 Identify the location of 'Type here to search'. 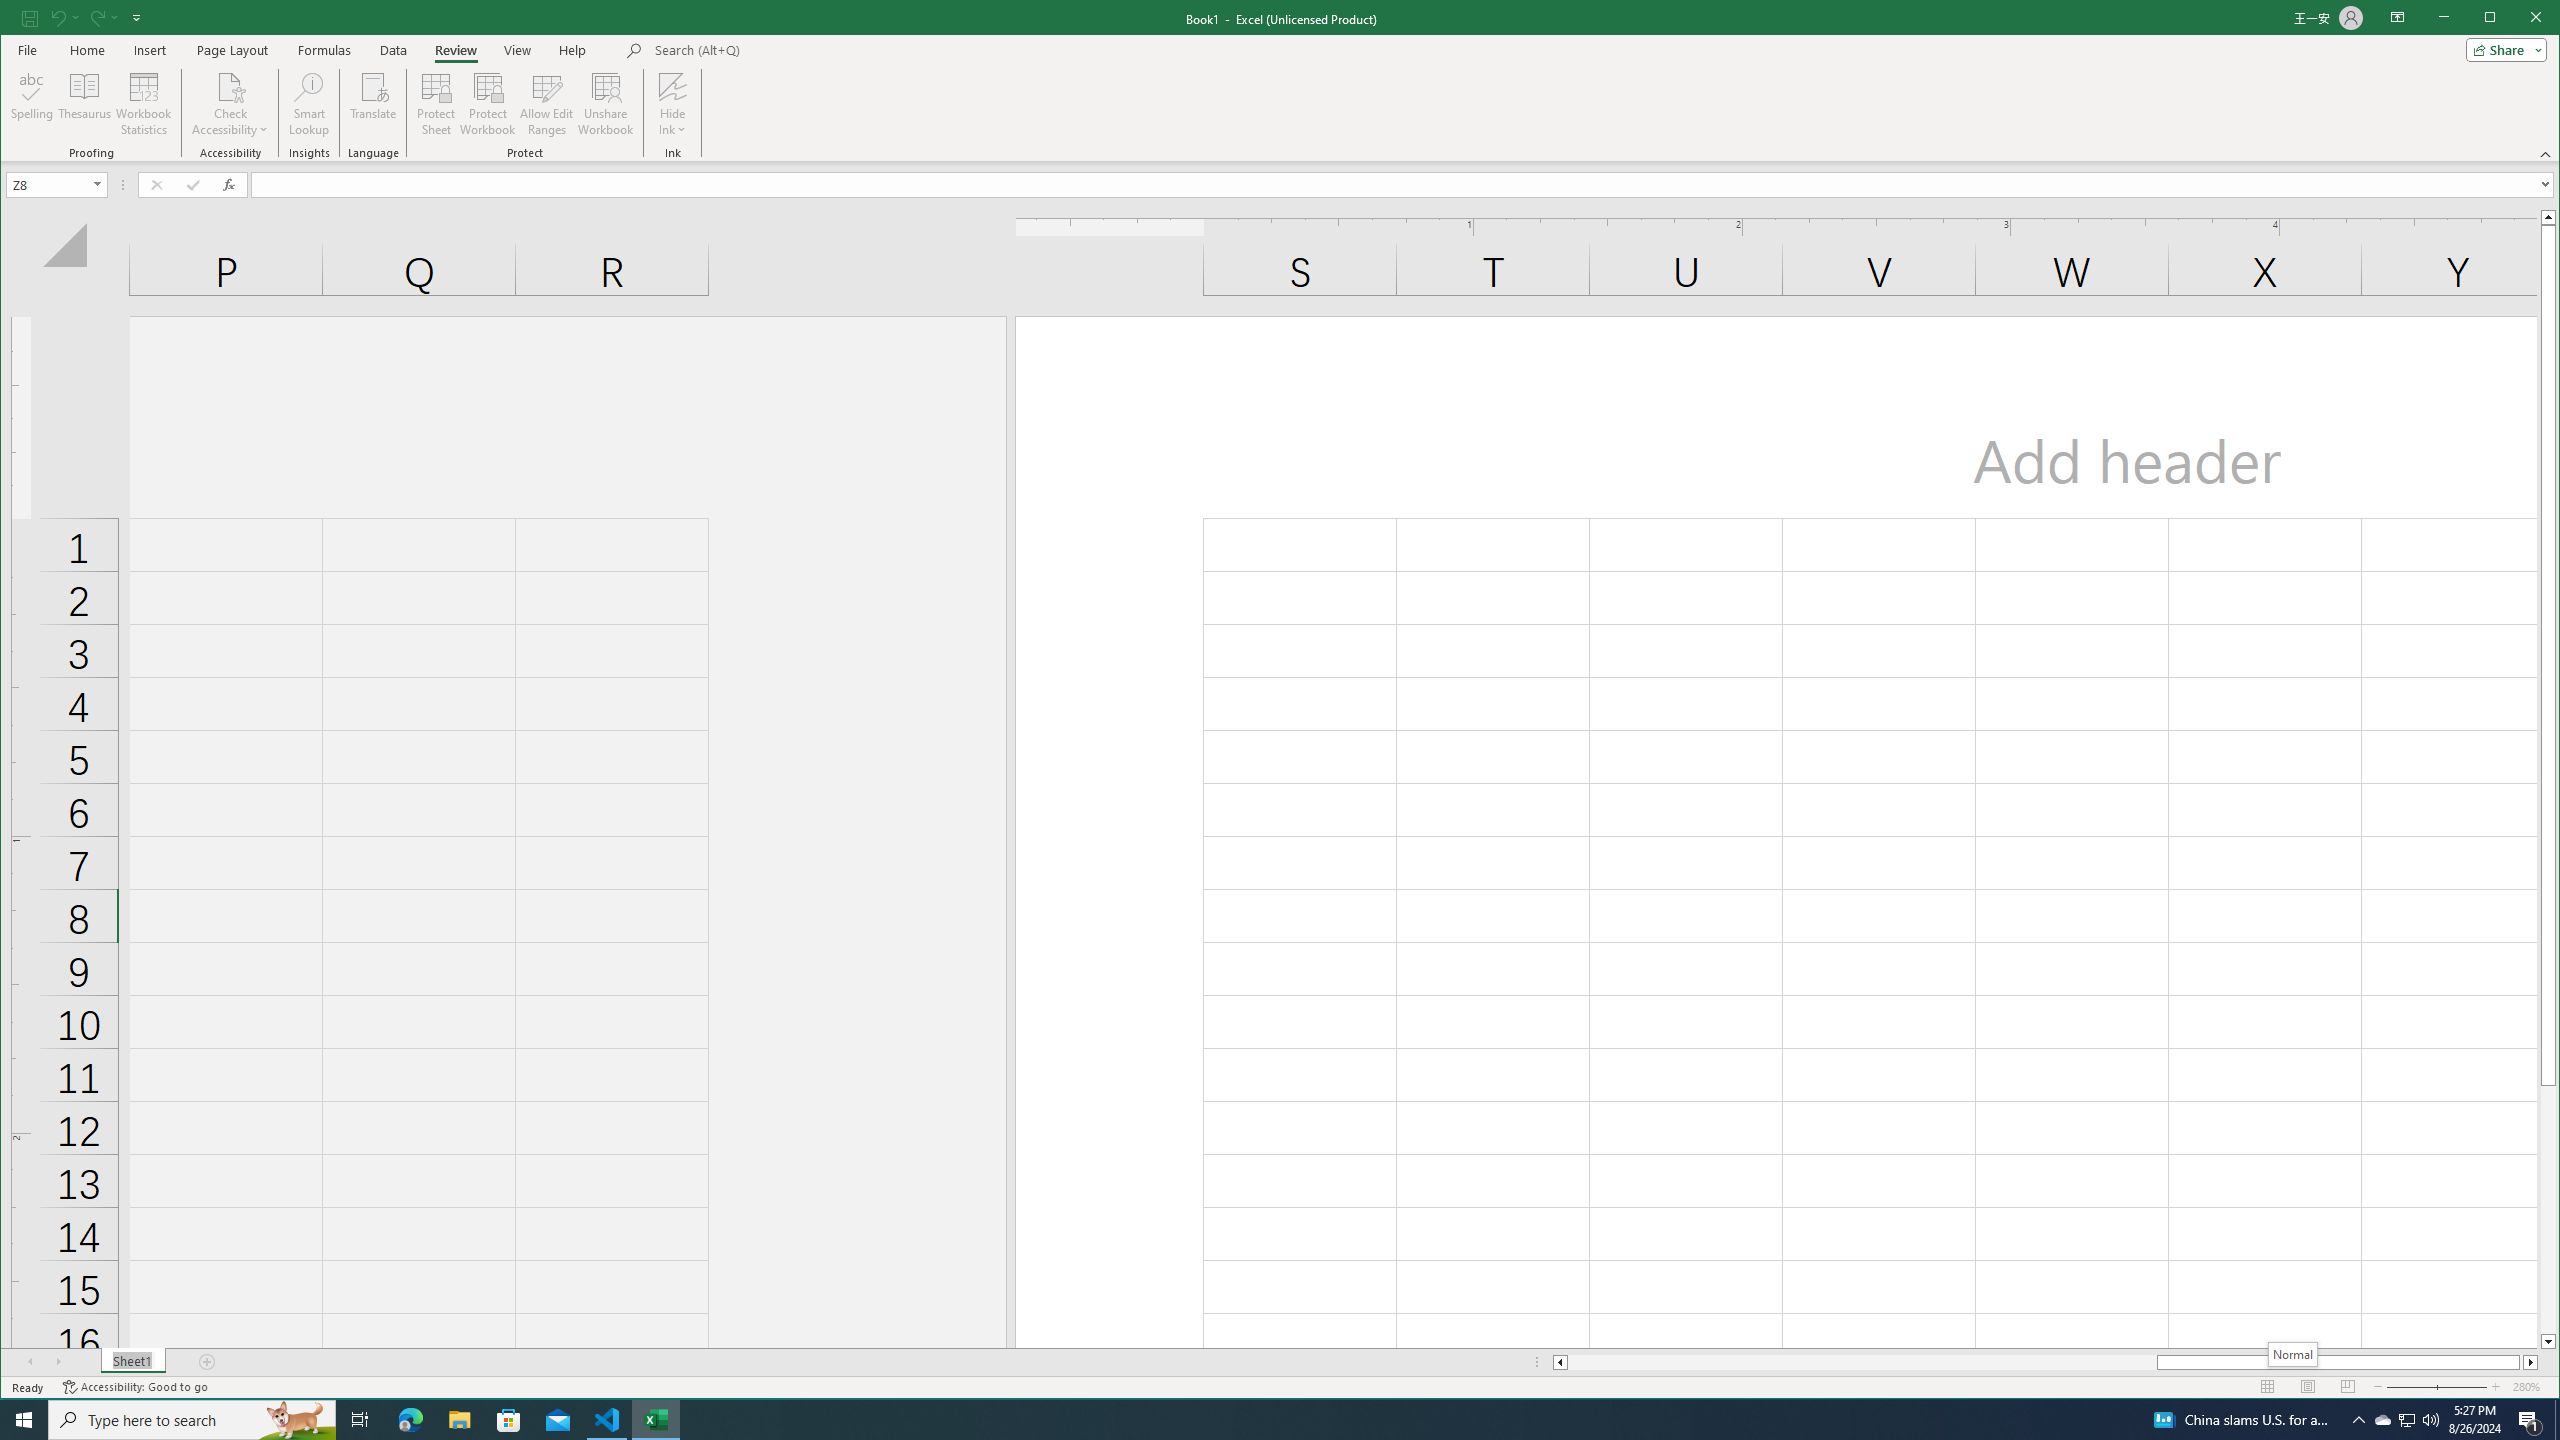
(191, 1418).